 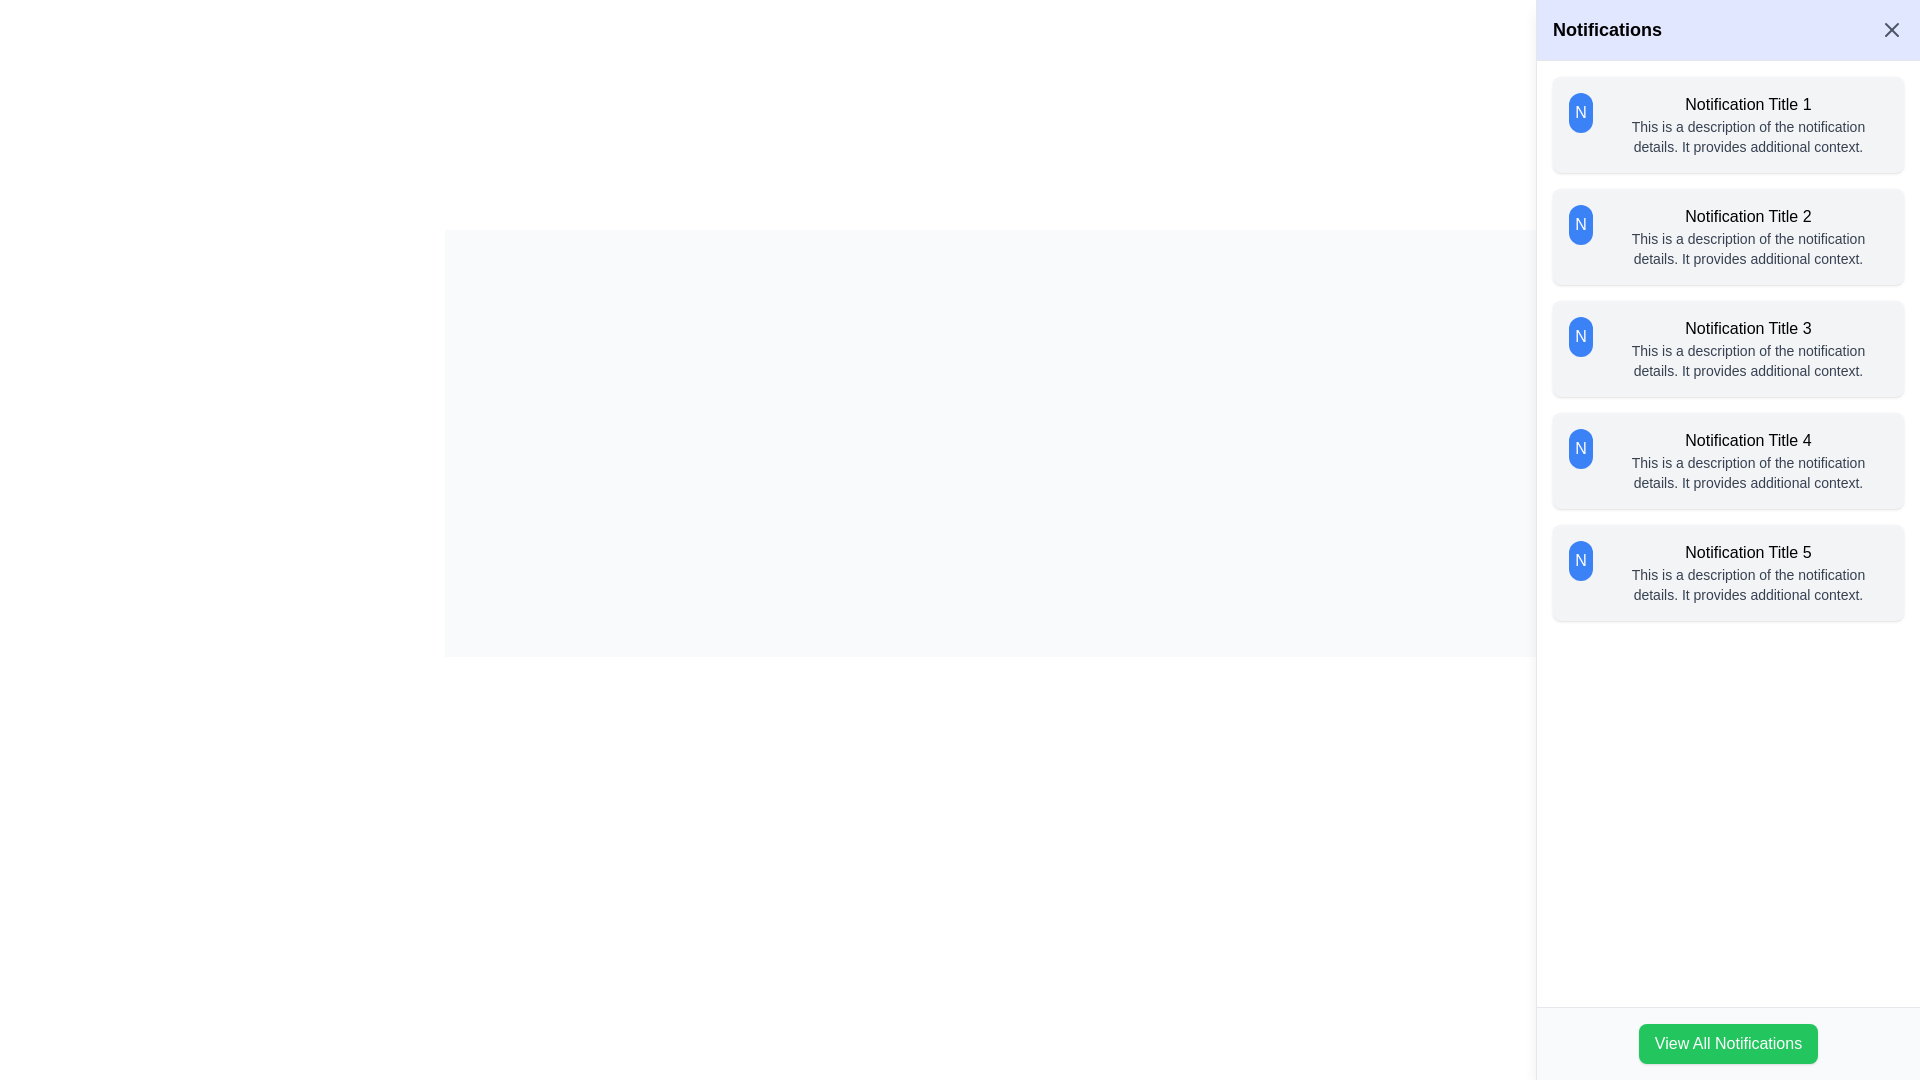 What do you see at coordinates (1579, 112) in the screenshot?
I see `the circular blue icon with the letter 'N' in white, located to the left of 'Notification Title 1' in the Notifications panel` at bounding box center [1579, 112].